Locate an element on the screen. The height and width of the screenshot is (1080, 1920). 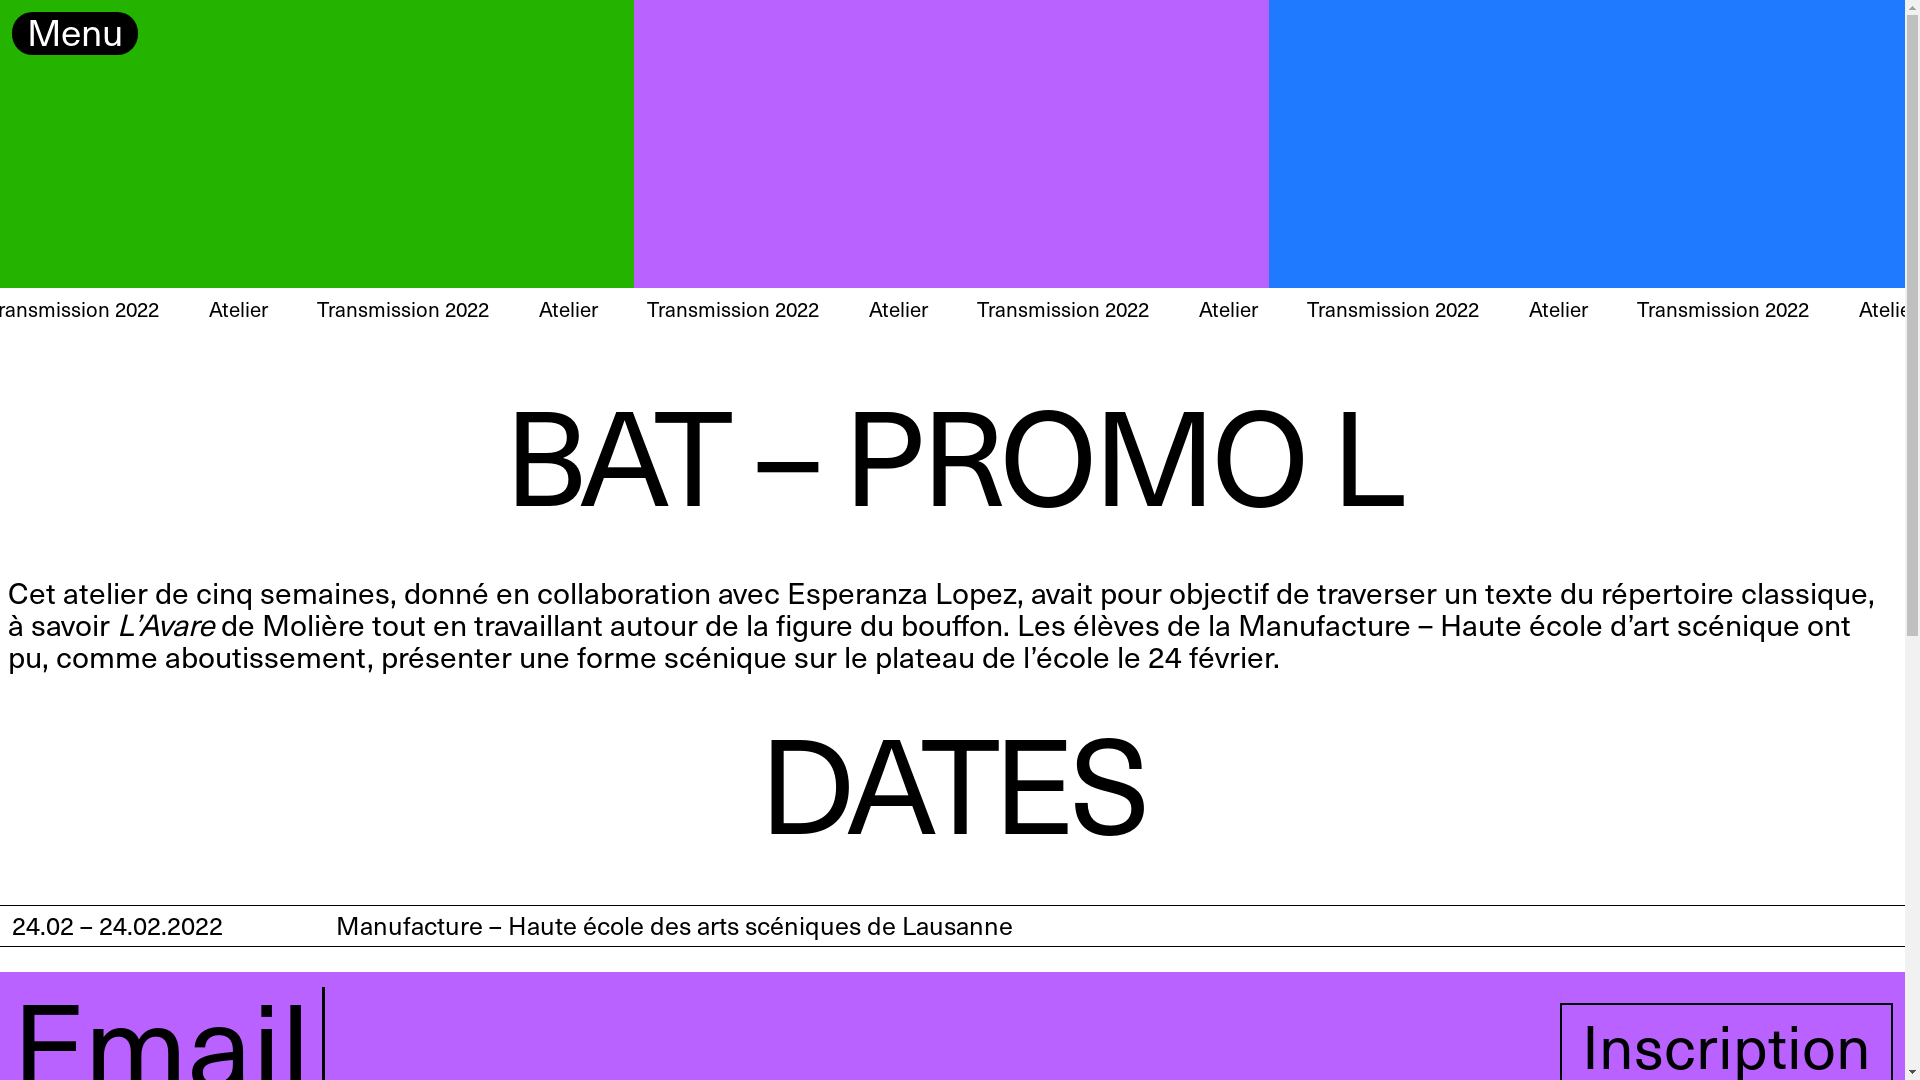
'Menu' is located at coordinates (12, 33).